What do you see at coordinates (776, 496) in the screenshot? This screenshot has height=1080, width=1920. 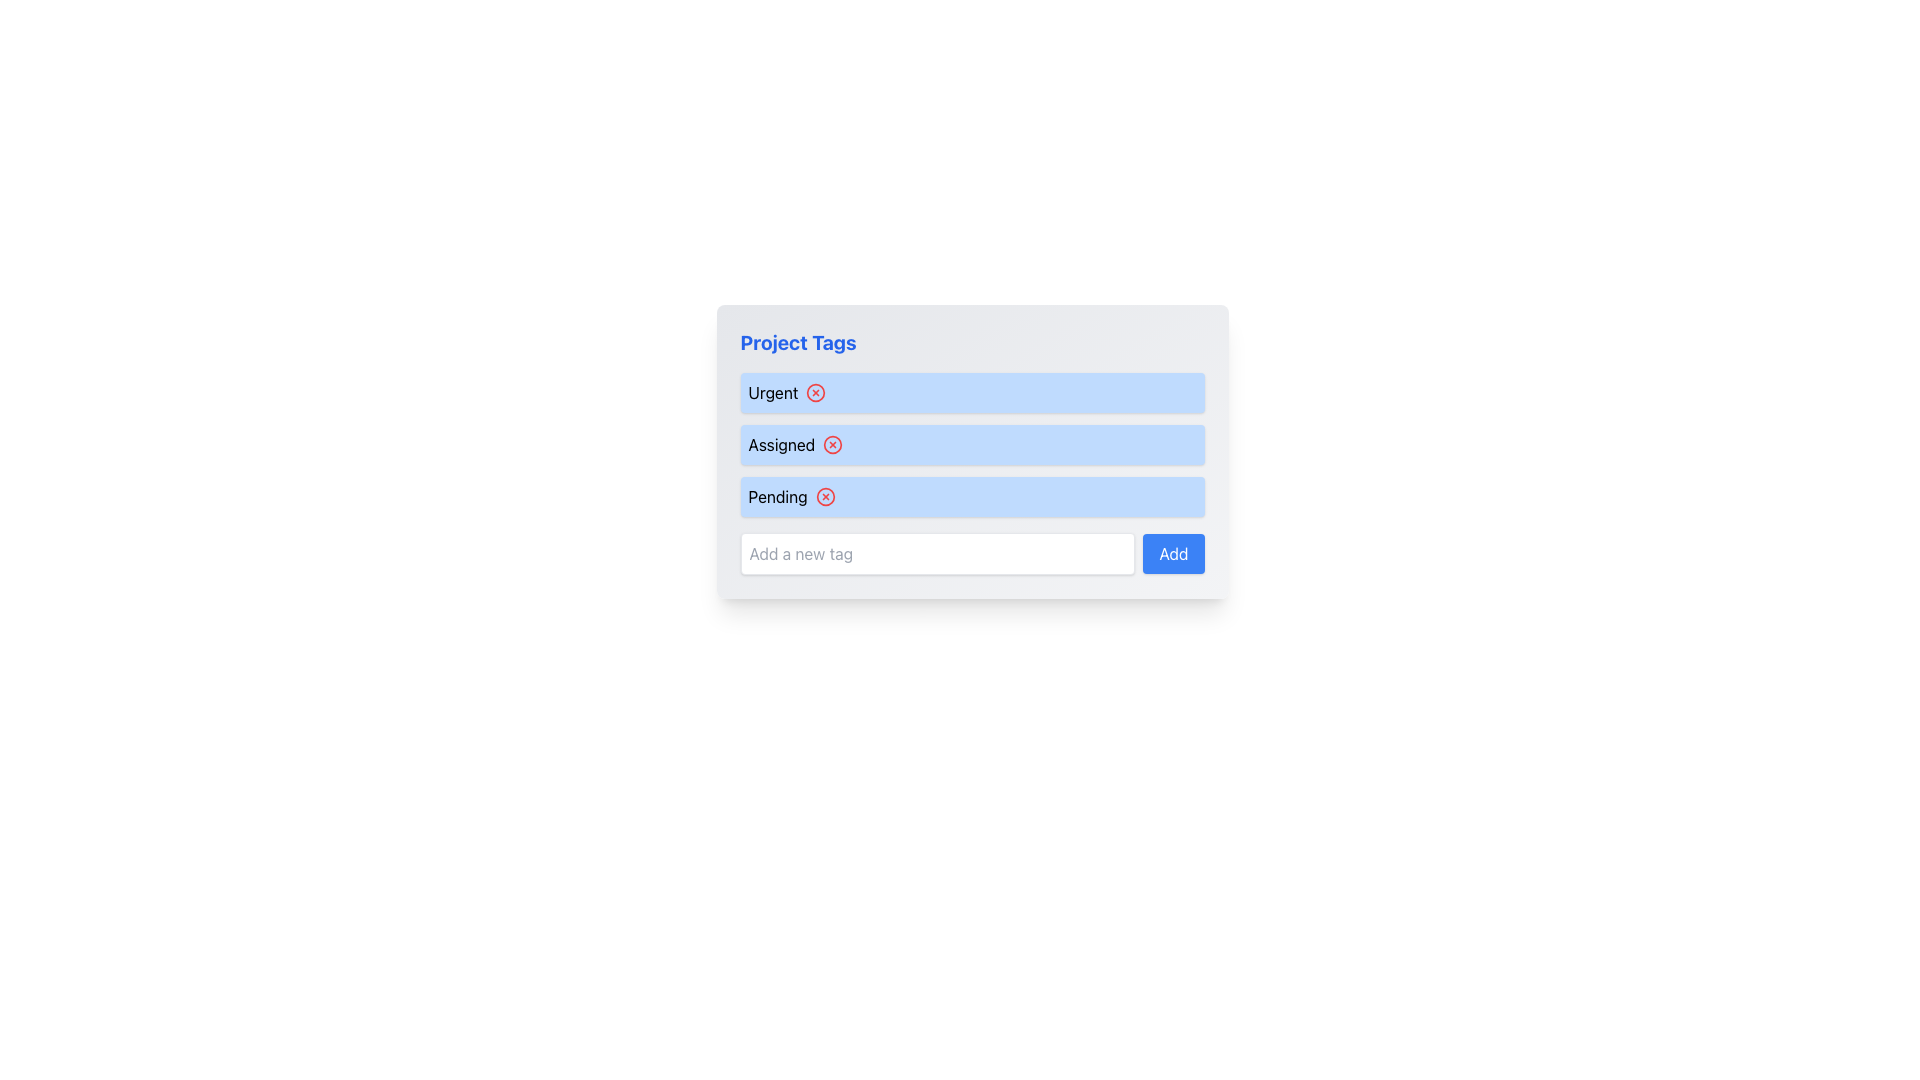 I see `the text label that reads 'Pending', which is styled with a bold font and dark color, located within the 'Project Tags' section as the third tag in a vertical list` at bounding box center [776, 496].